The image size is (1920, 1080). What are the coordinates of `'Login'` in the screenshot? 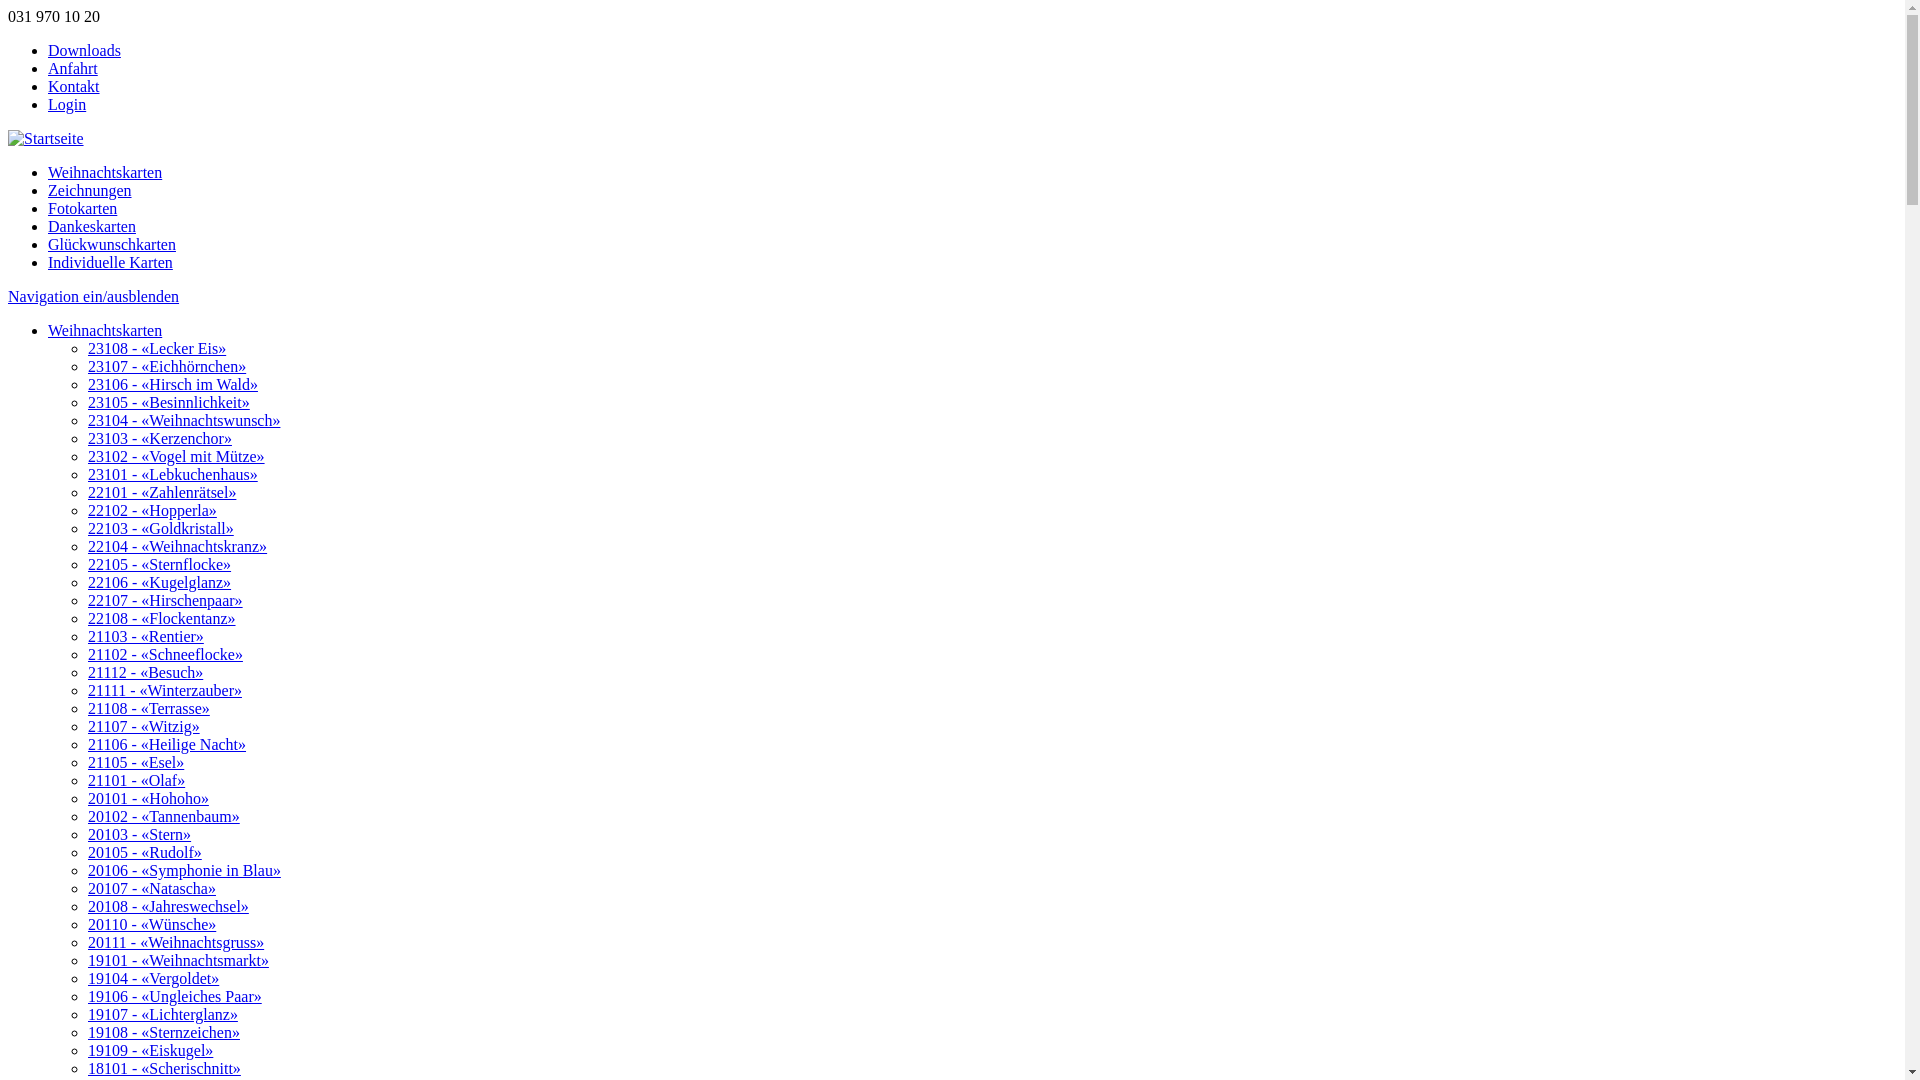 It's located at (67, 104).